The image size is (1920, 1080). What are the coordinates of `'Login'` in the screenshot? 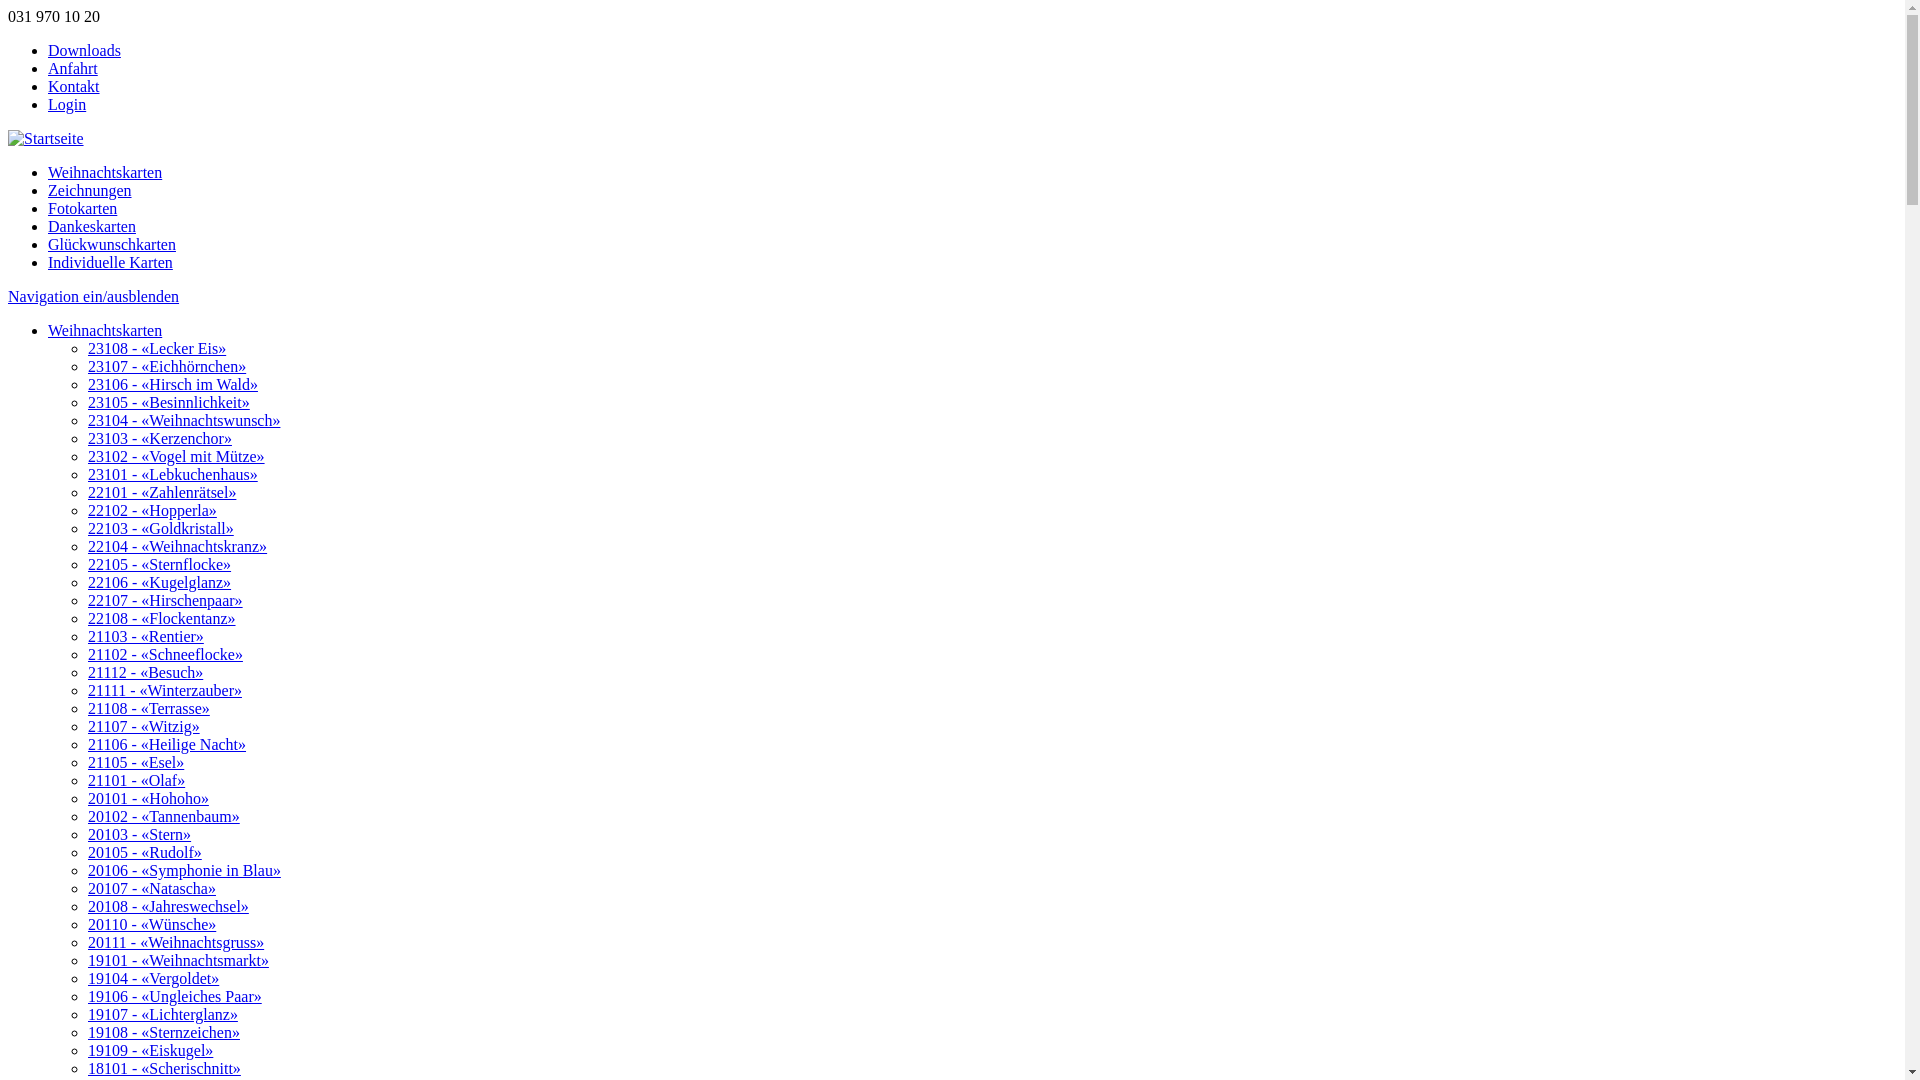 It's located at (67, 104).